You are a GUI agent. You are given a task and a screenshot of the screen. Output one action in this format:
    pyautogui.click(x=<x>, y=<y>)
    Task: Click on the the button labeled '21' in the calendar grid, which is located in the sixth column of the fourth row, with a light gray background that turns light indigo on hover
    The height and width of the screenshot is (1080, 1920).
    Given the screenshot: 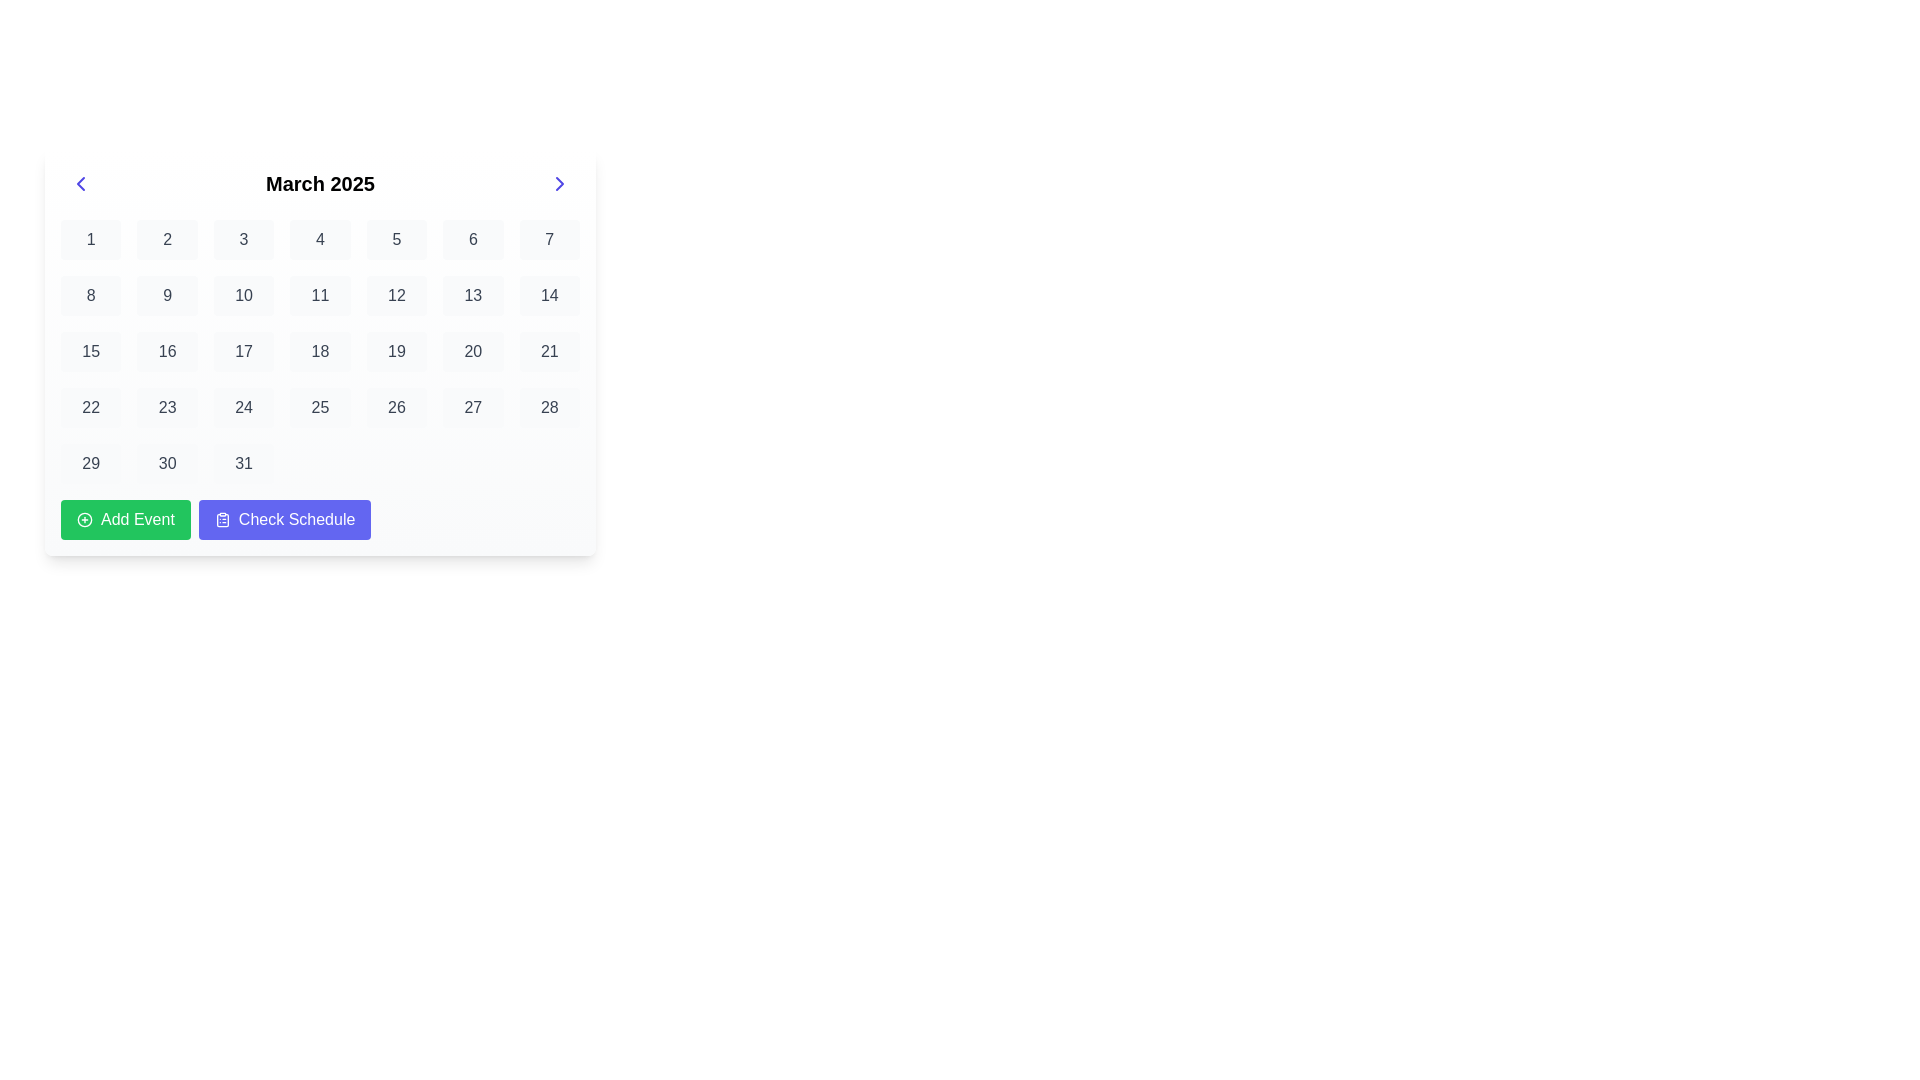 What is the action you would take?
    pyautogui.click(x=549, y=350)
    